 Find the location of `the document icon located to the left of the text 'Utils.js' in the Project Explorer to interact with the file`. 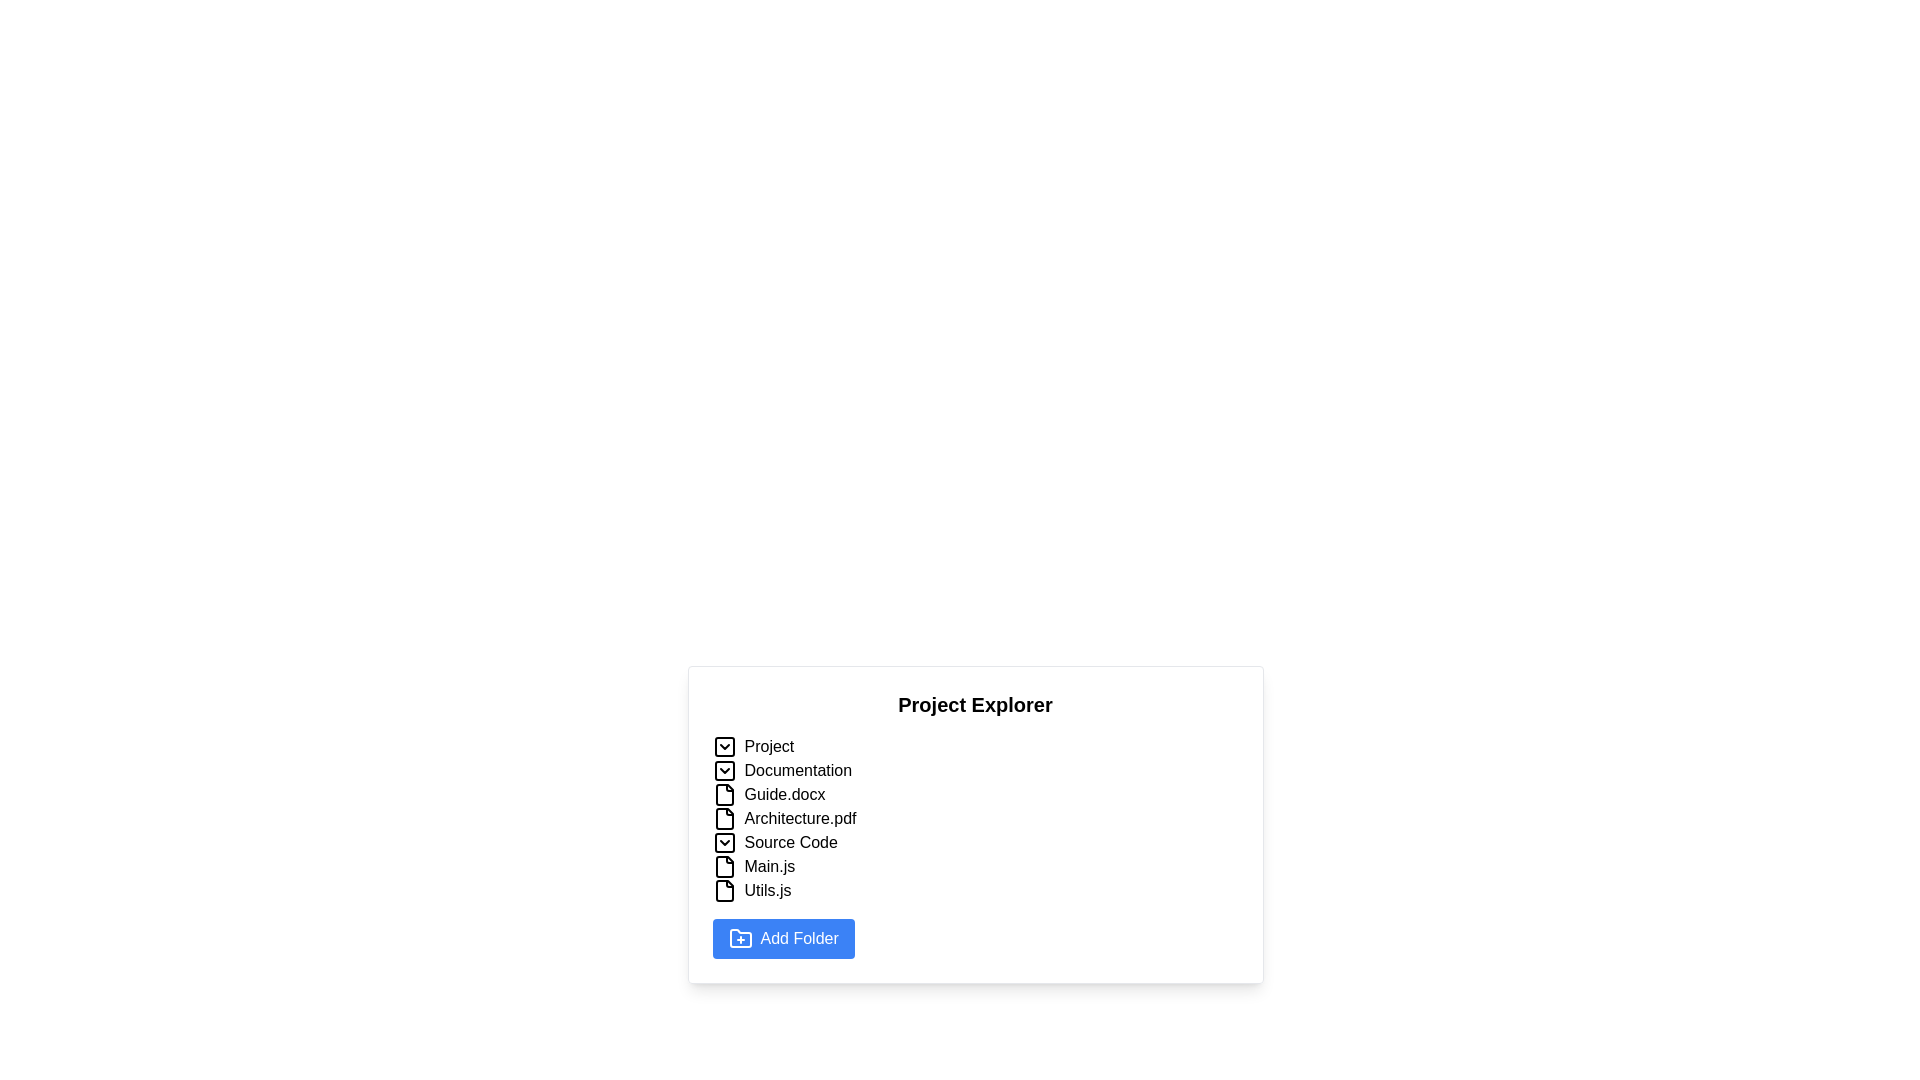

the document icon located to the left of the text 'Utils.js' in the Project Explorer to interact with the file is located at coordinates (723, 890).